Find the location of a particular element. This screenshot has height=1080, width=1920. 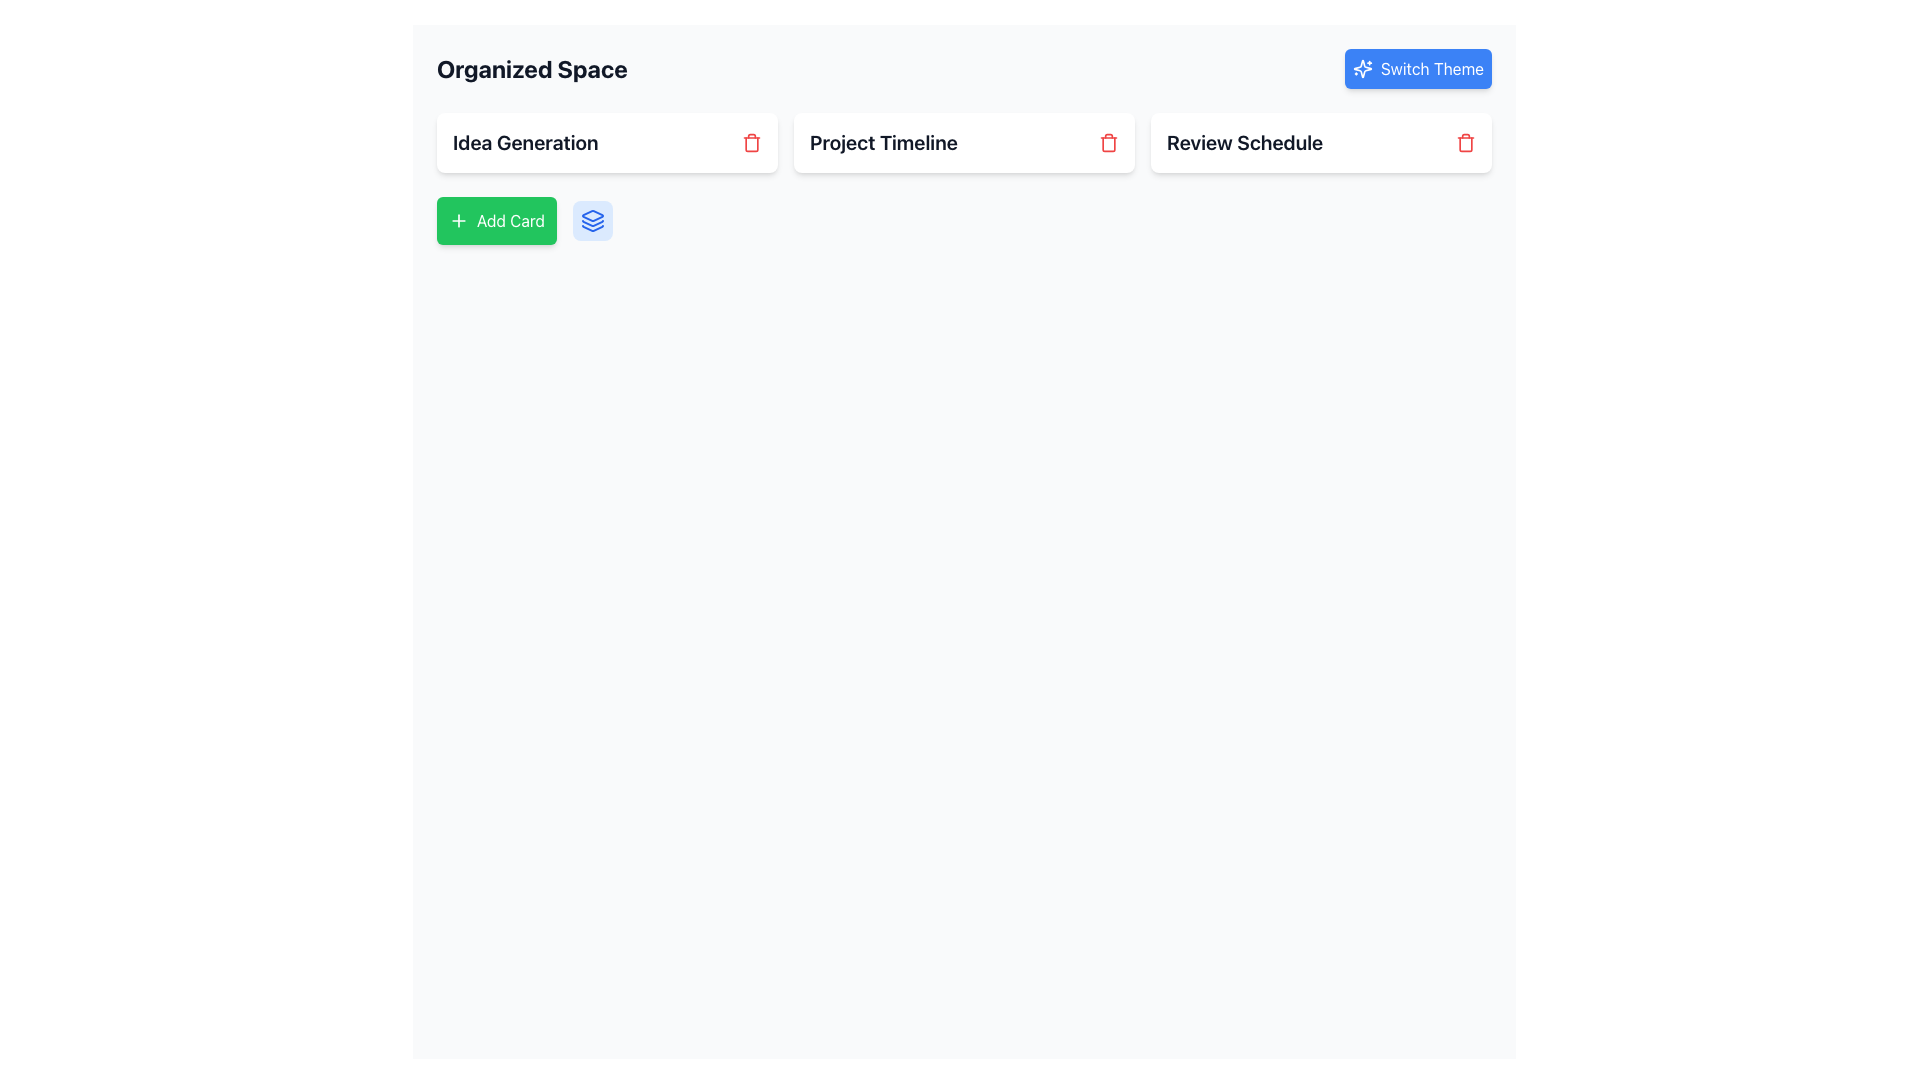

to select the 'Project Timeline' card element, which features a bold title and a red delete icon, positioned in the middle of a horizontally aligned grid of containers is located at coordinates (964, 141).